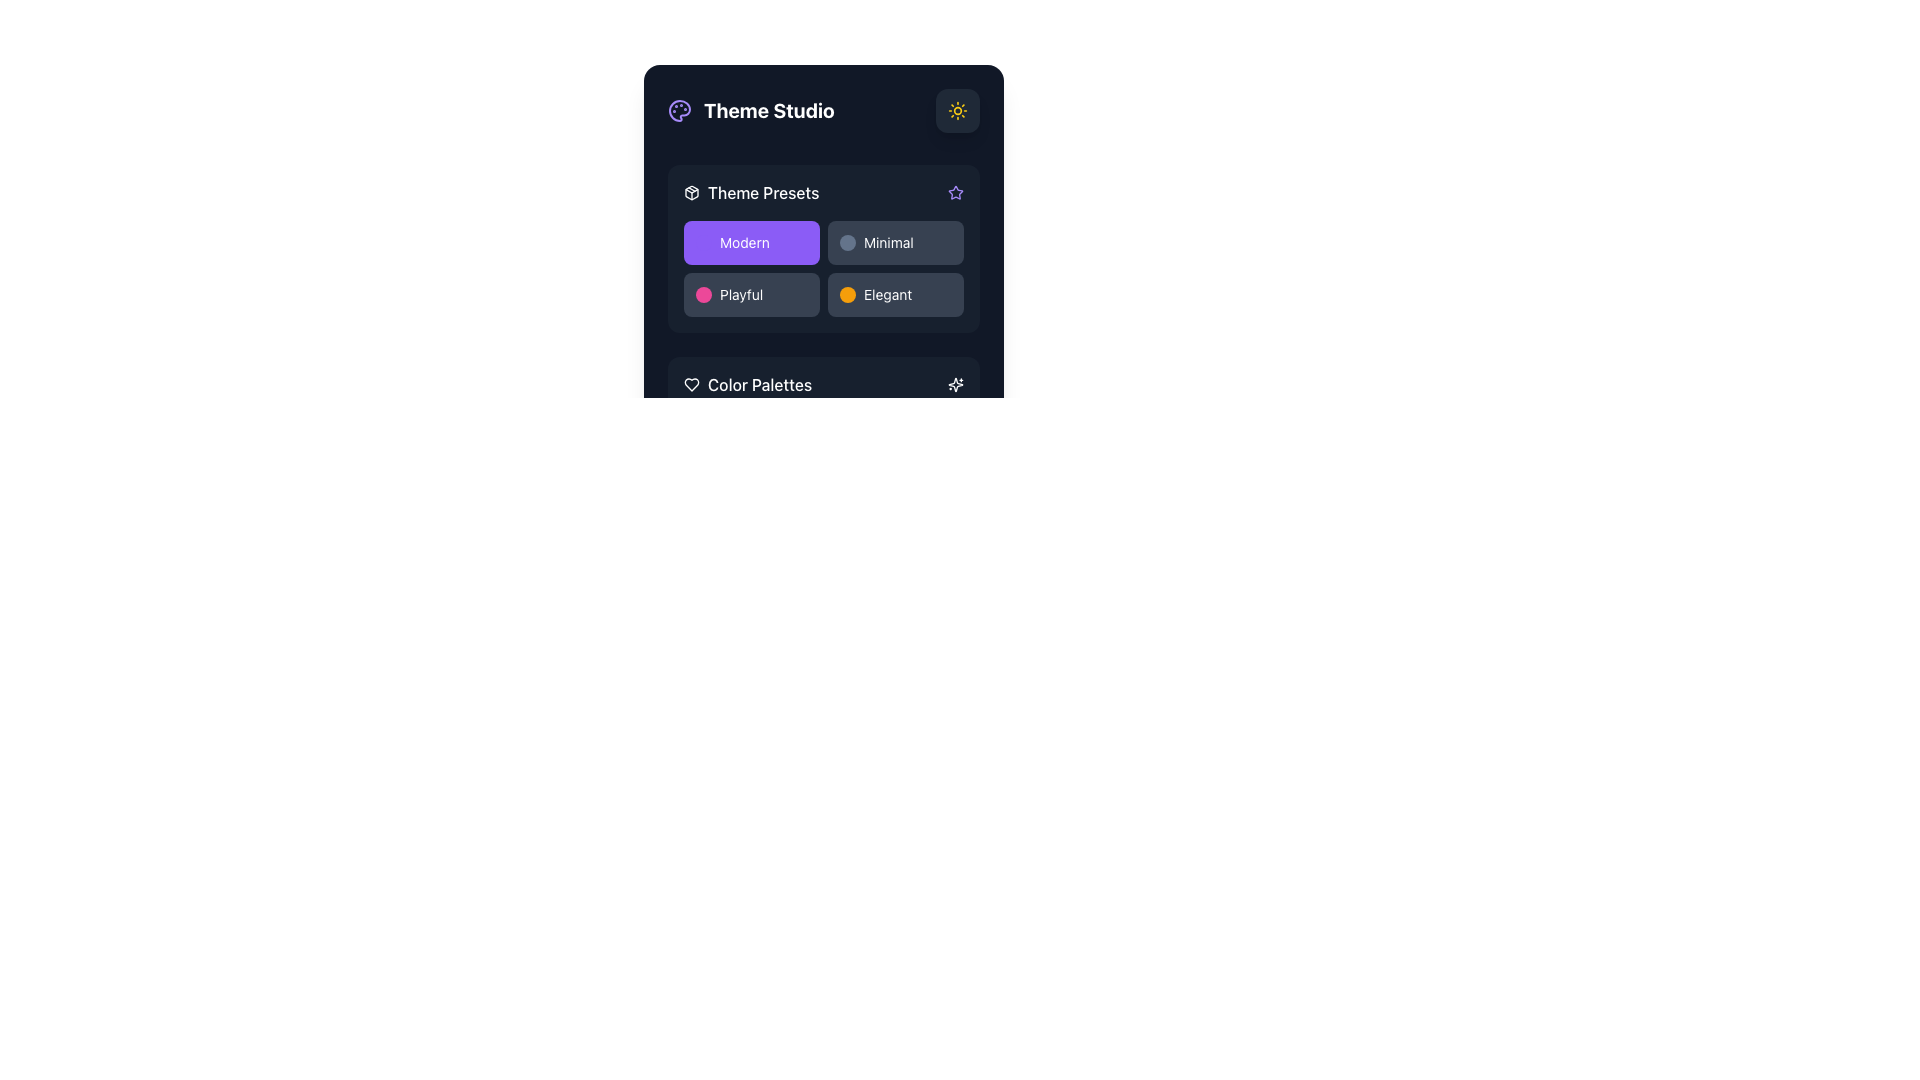  Describe the element at coordinates (751, 294) in the screenshot. I see `the 'Playful' theme button, which is the third item in a grid of theme preset options located beneath the 'Modern' button` at that location.